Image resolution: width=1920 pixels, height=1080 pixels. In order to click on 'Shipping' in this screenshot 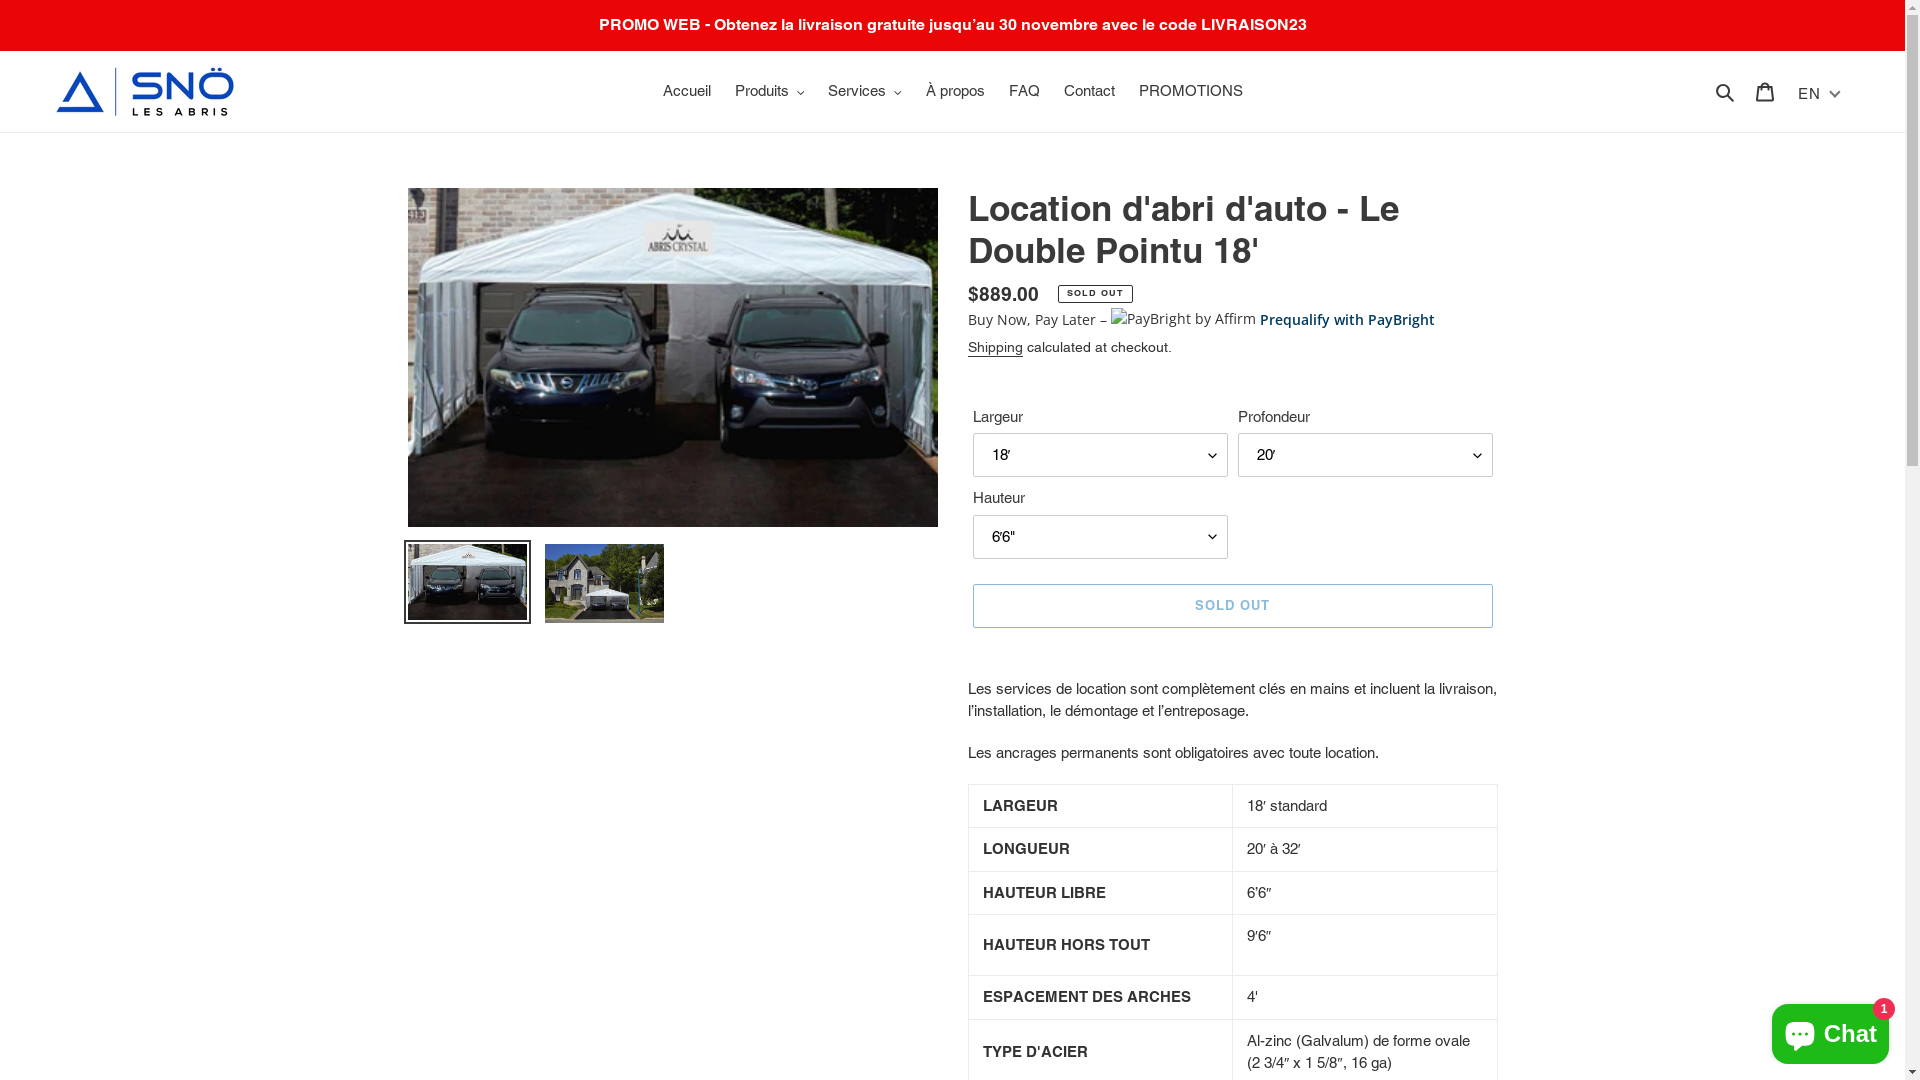, I will do `click(995, 346)`.